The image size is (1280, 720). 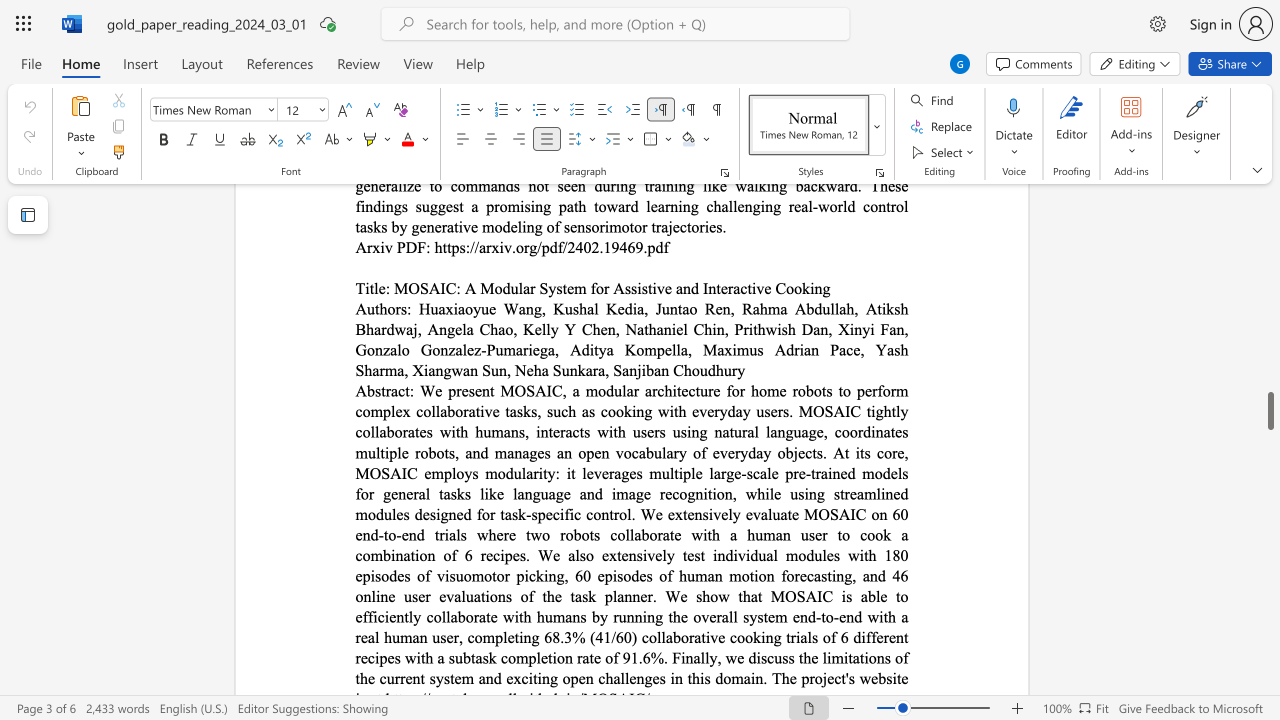 What do you see at coordinates (1269, 318) in the screenshot?
I see `the scrollbar to adjust the page upward` at bounding box center [1269, 318].